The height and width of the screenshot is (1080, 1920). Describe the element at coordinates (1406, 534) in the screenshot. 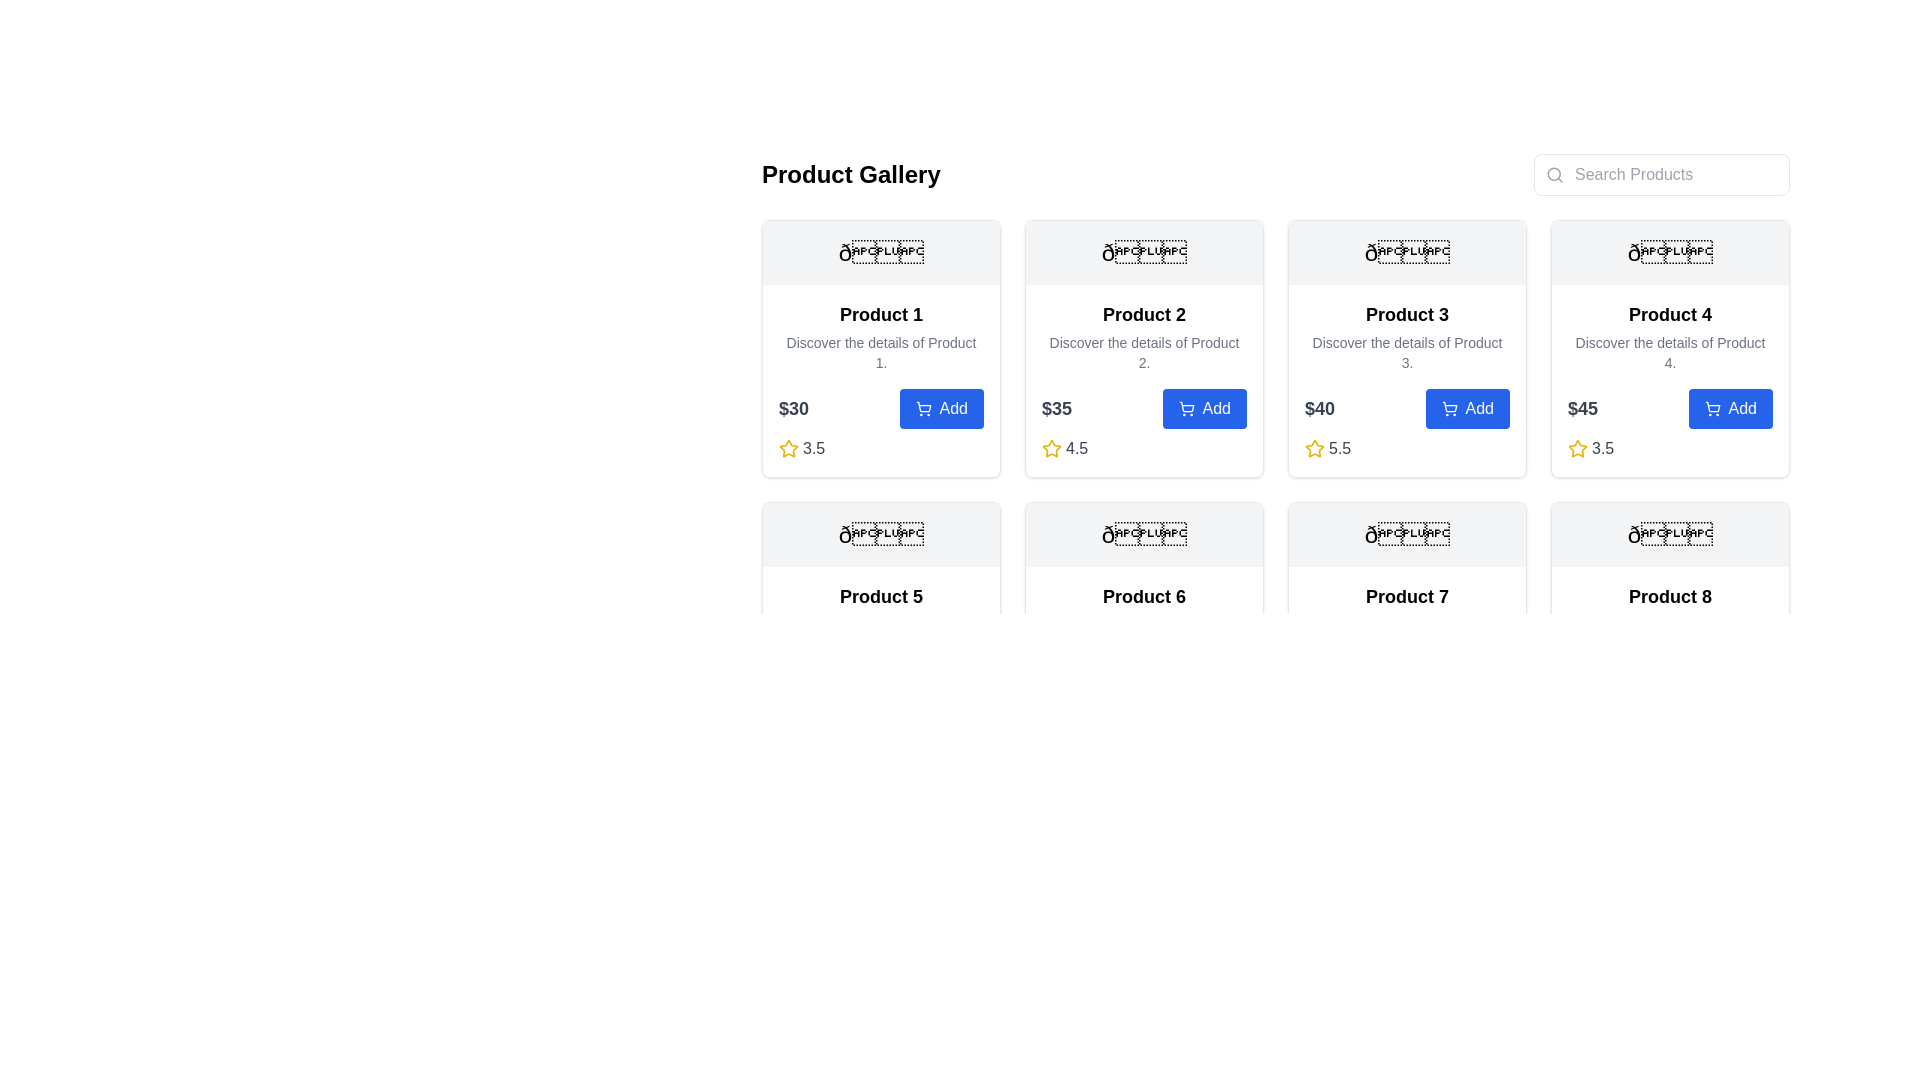

I see `the decorative icon representing 'Product 7' located at the top section of its card, centered horizontally above the text content` at that location.